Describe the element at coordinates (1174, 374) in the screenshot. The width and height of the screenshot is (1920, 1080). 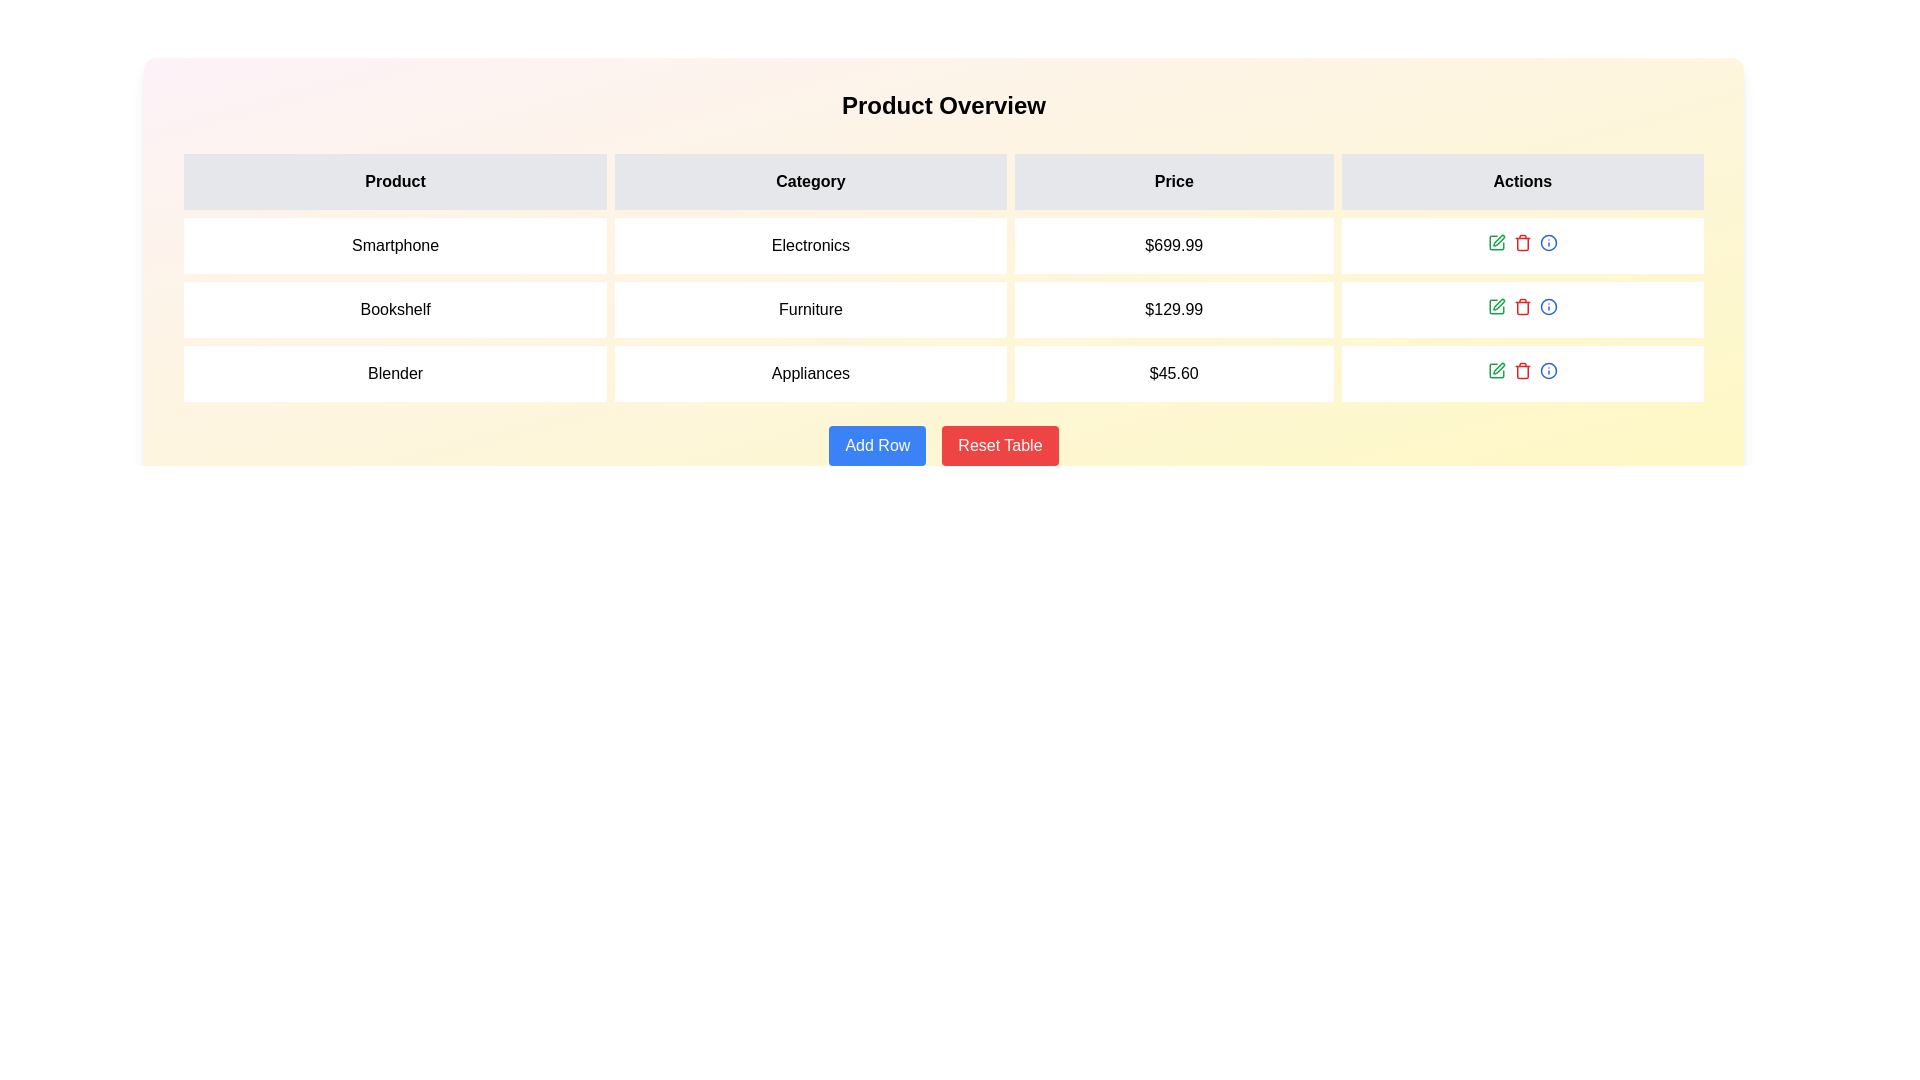
I see `the price label for the 'Blender' in the 'Price' column of the table for appliances` at that location.